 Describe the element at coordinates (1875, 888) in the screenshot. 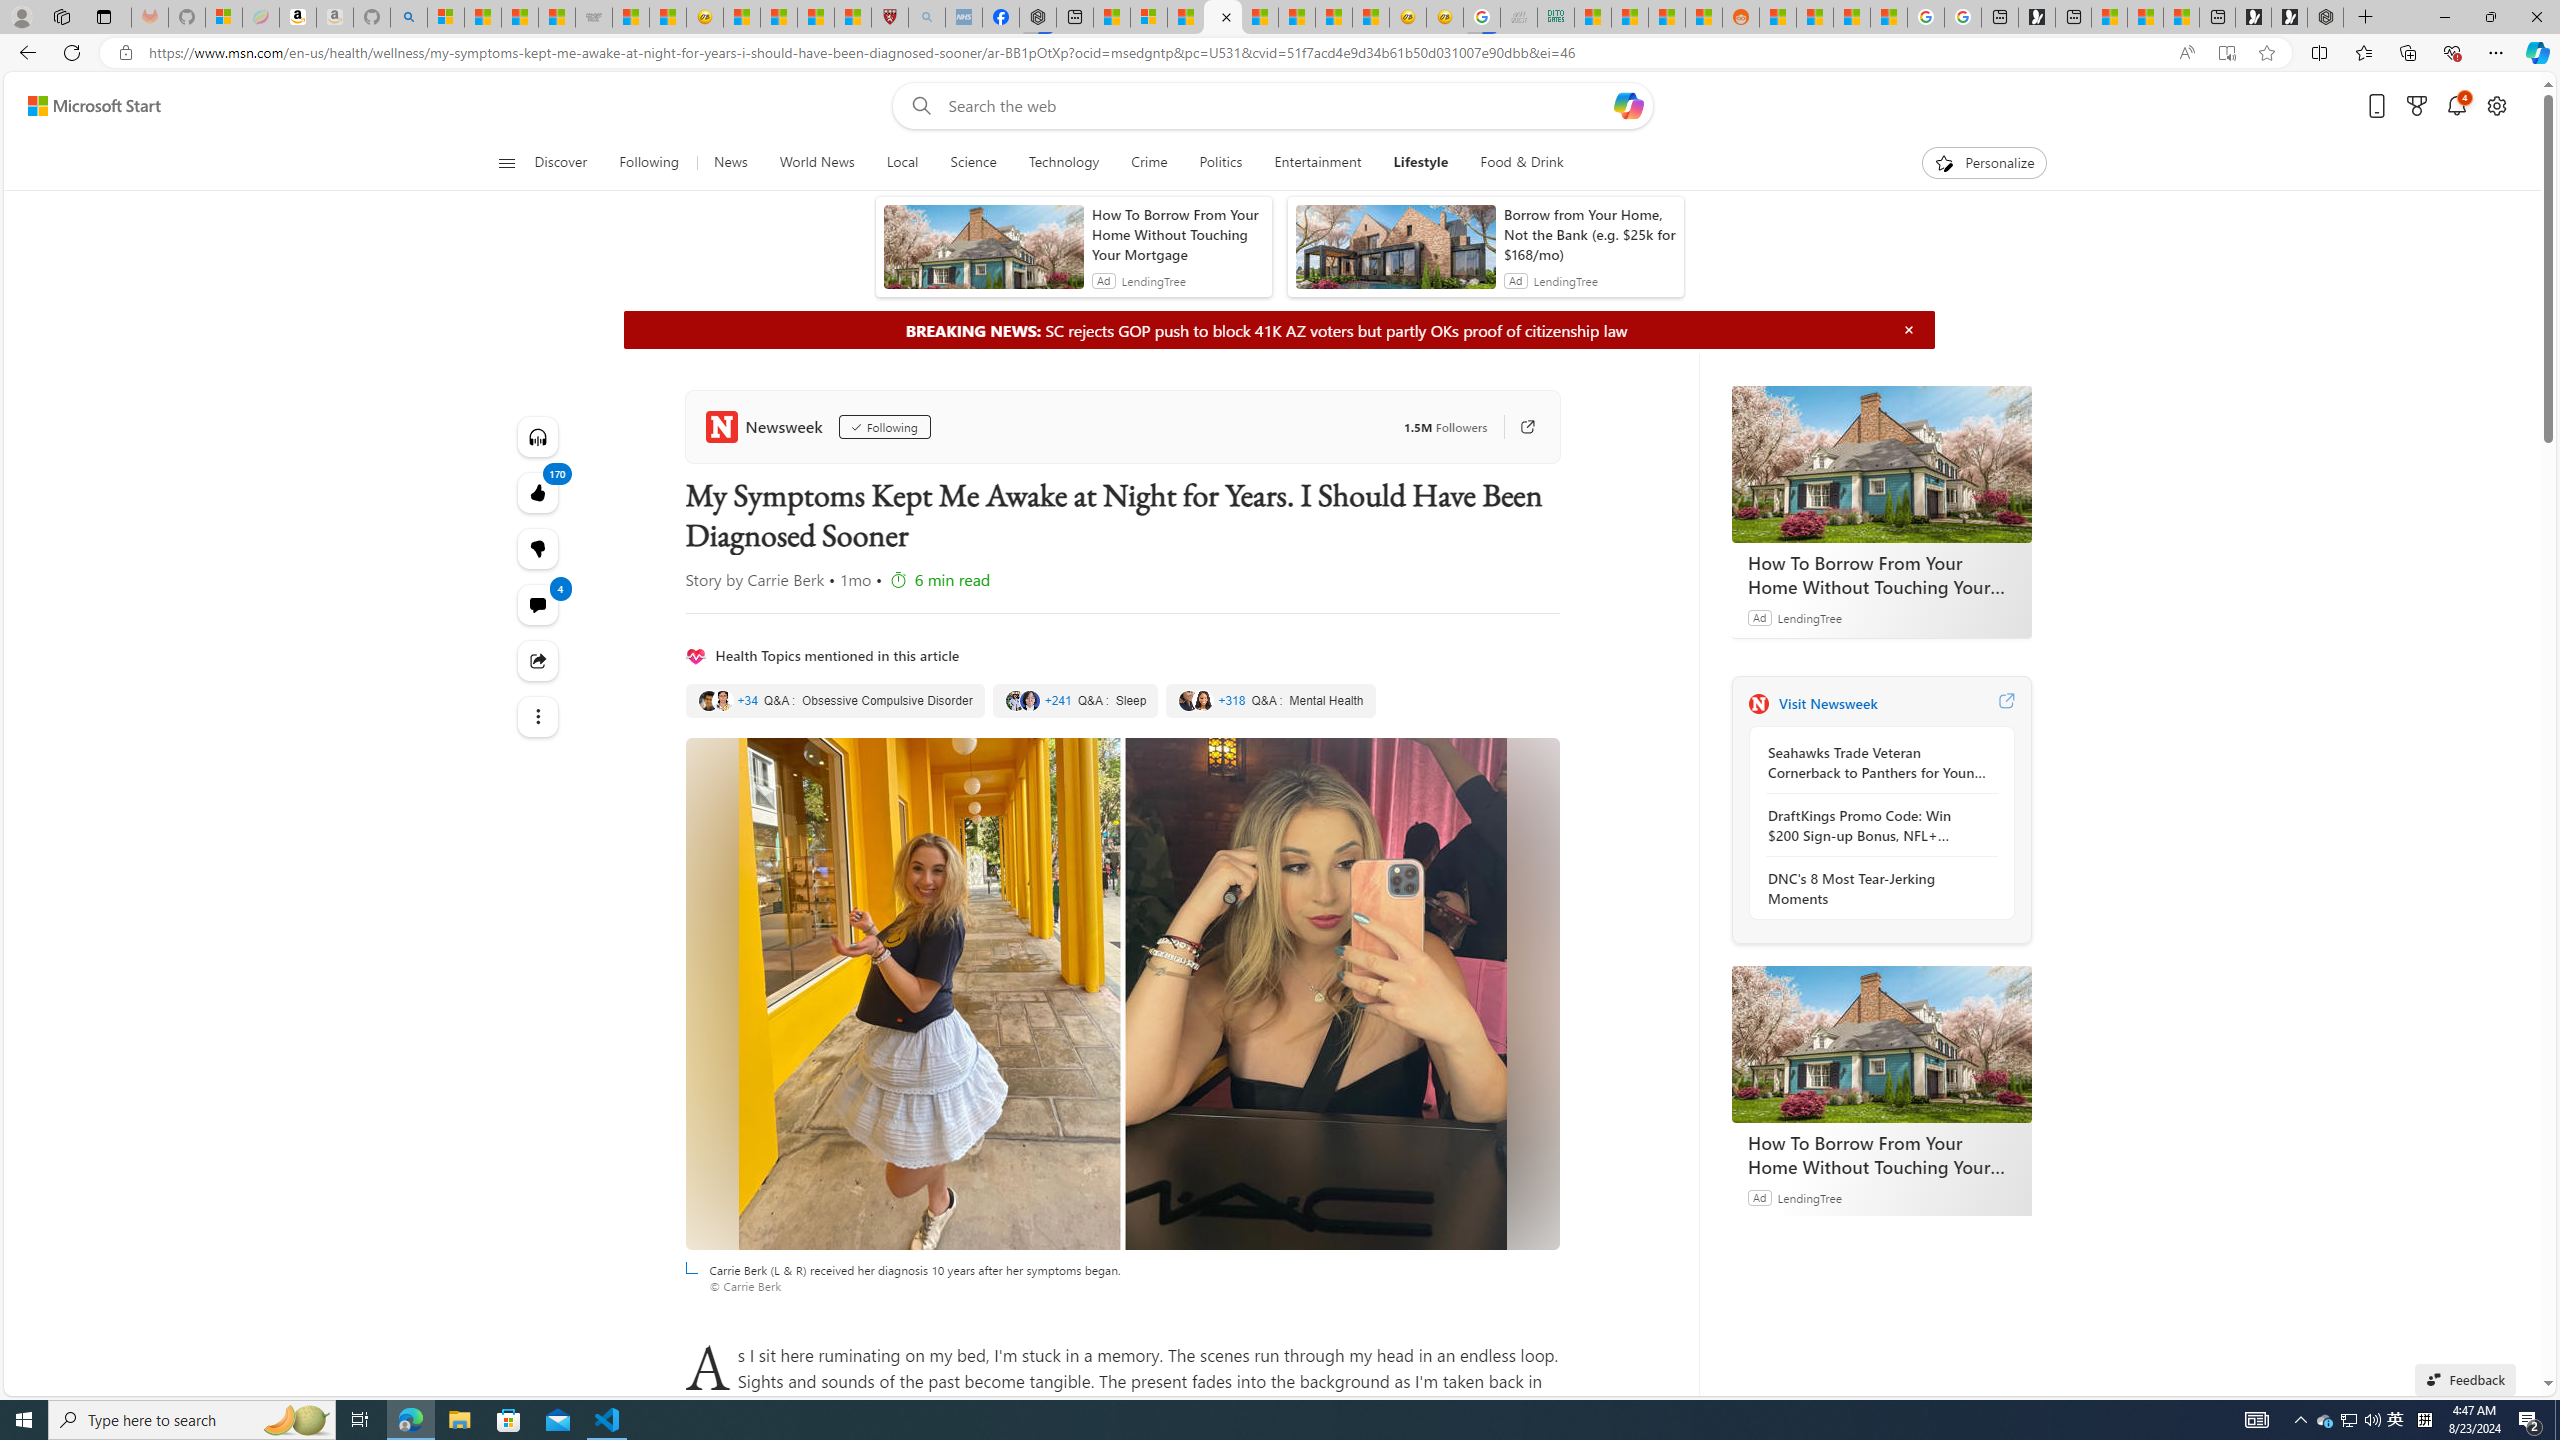

I see `'DNC'` at that location.